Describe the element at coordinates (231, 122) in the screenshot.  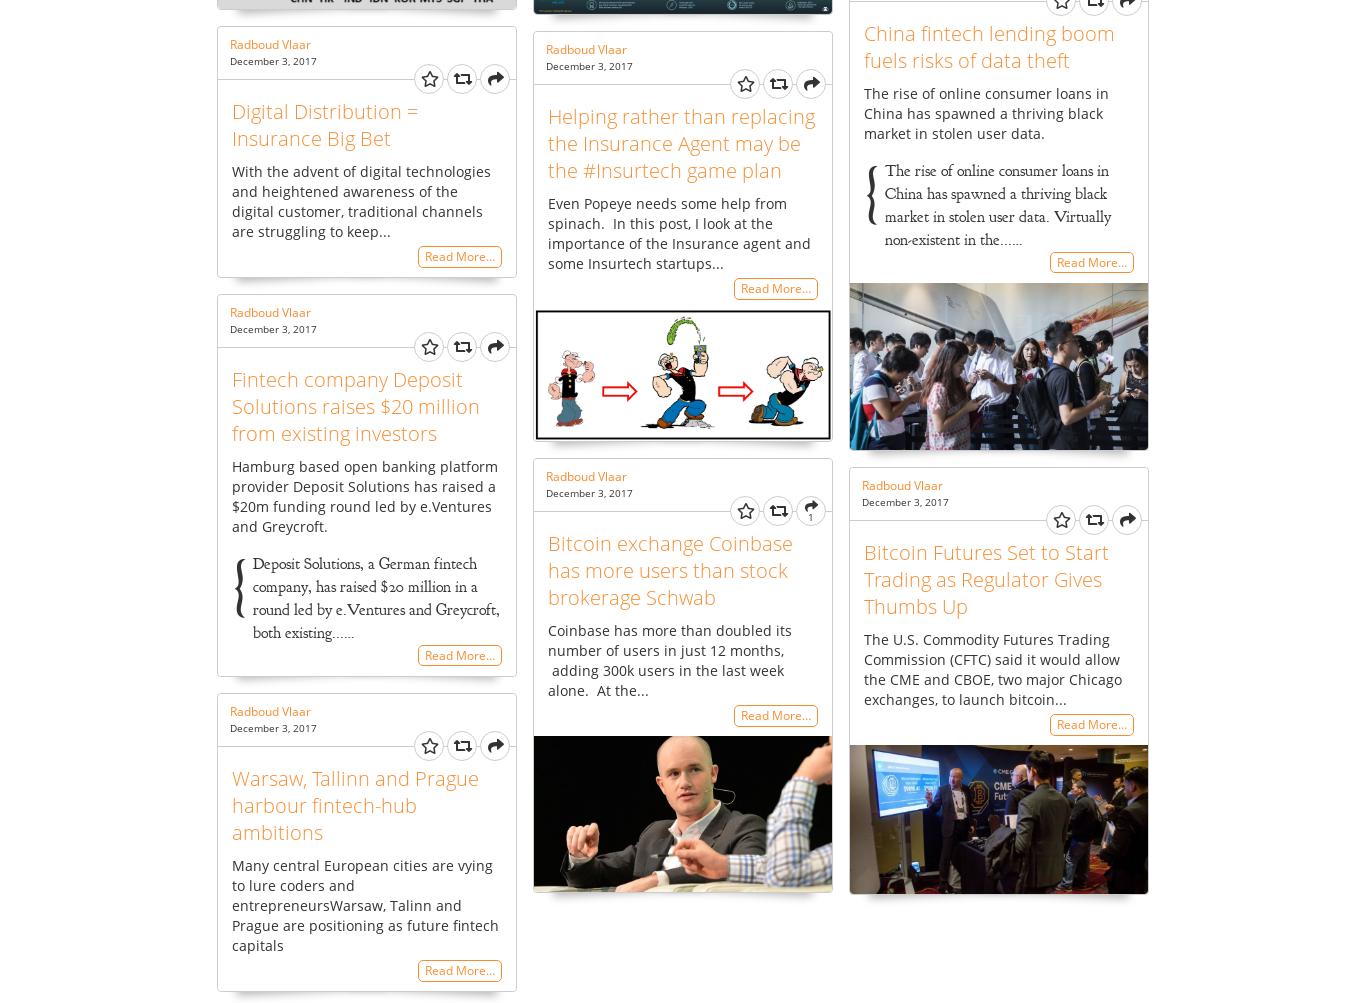
I see `'Digital Distribution = Insurance Big Bet'` at that location.